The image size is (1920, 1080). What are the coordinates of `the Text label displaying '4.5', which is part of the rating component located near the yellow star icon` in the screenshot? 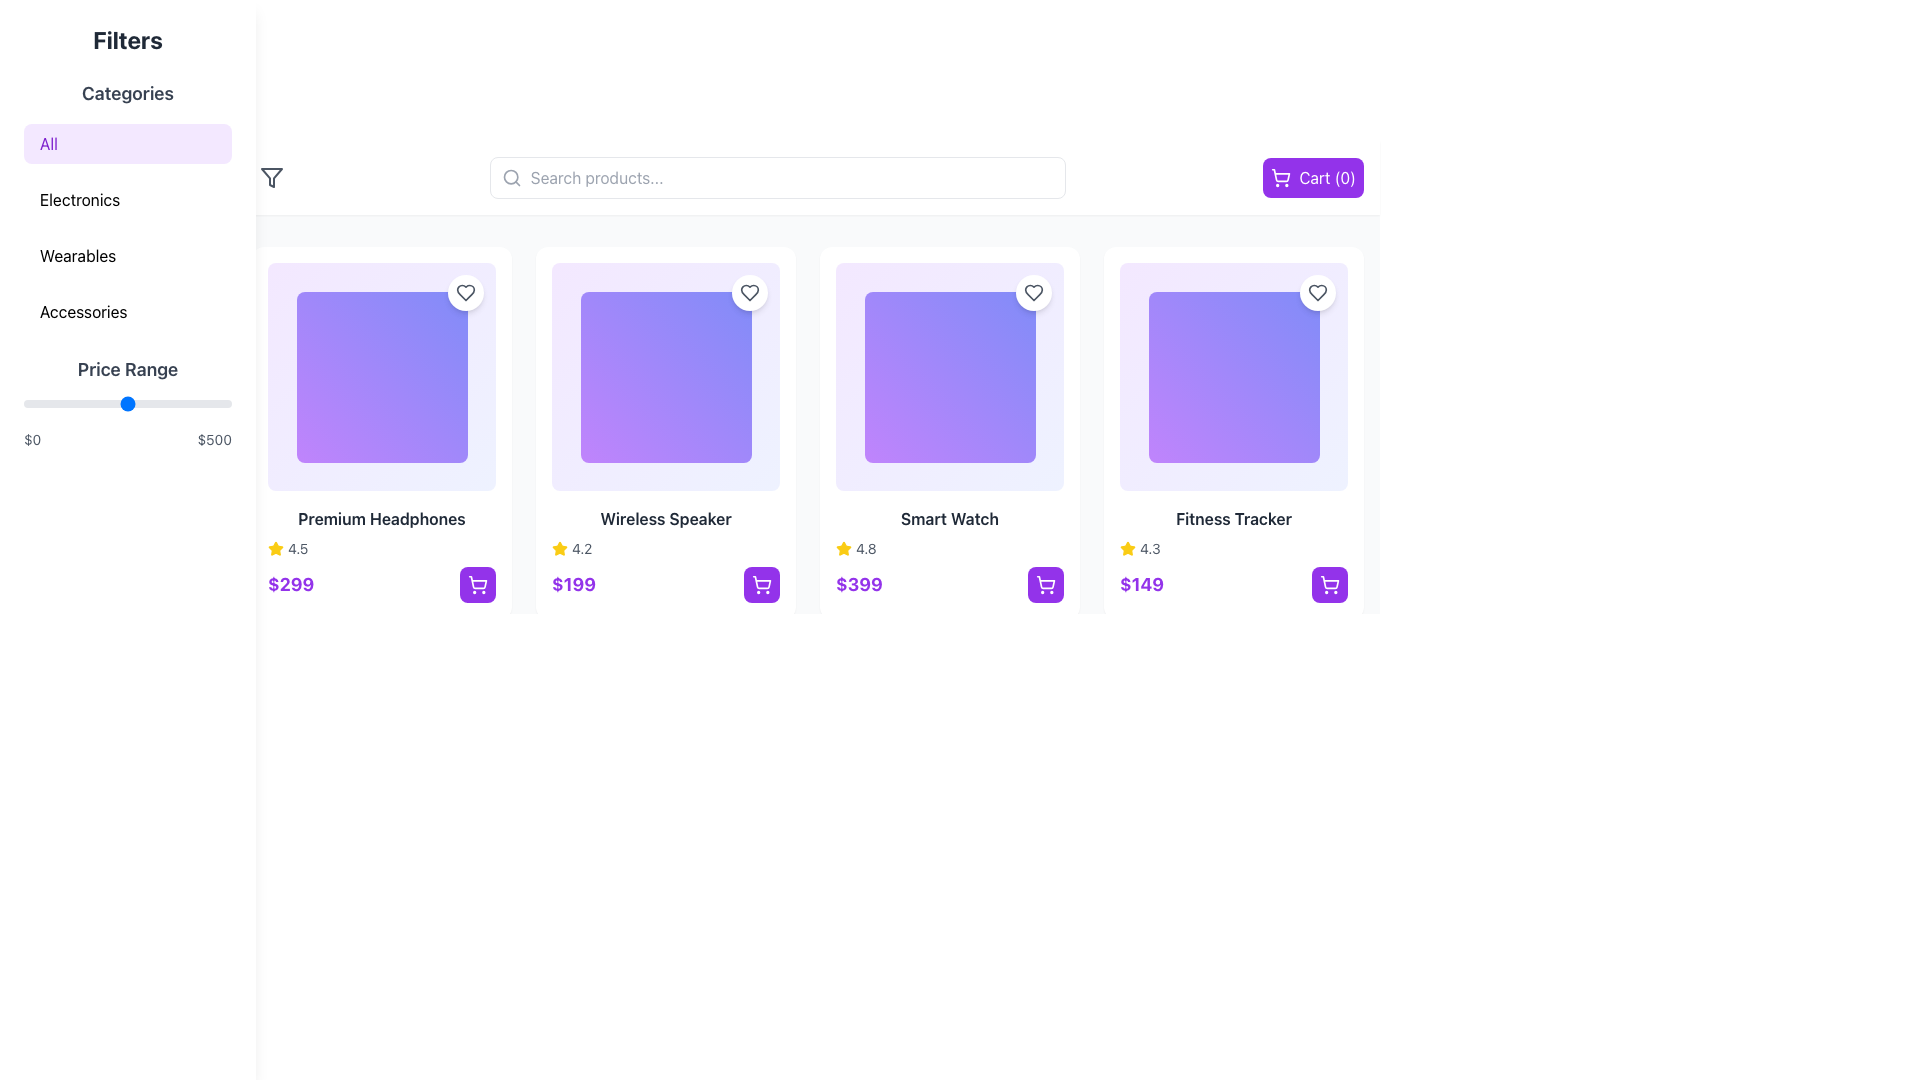 It's located at (297, 548).